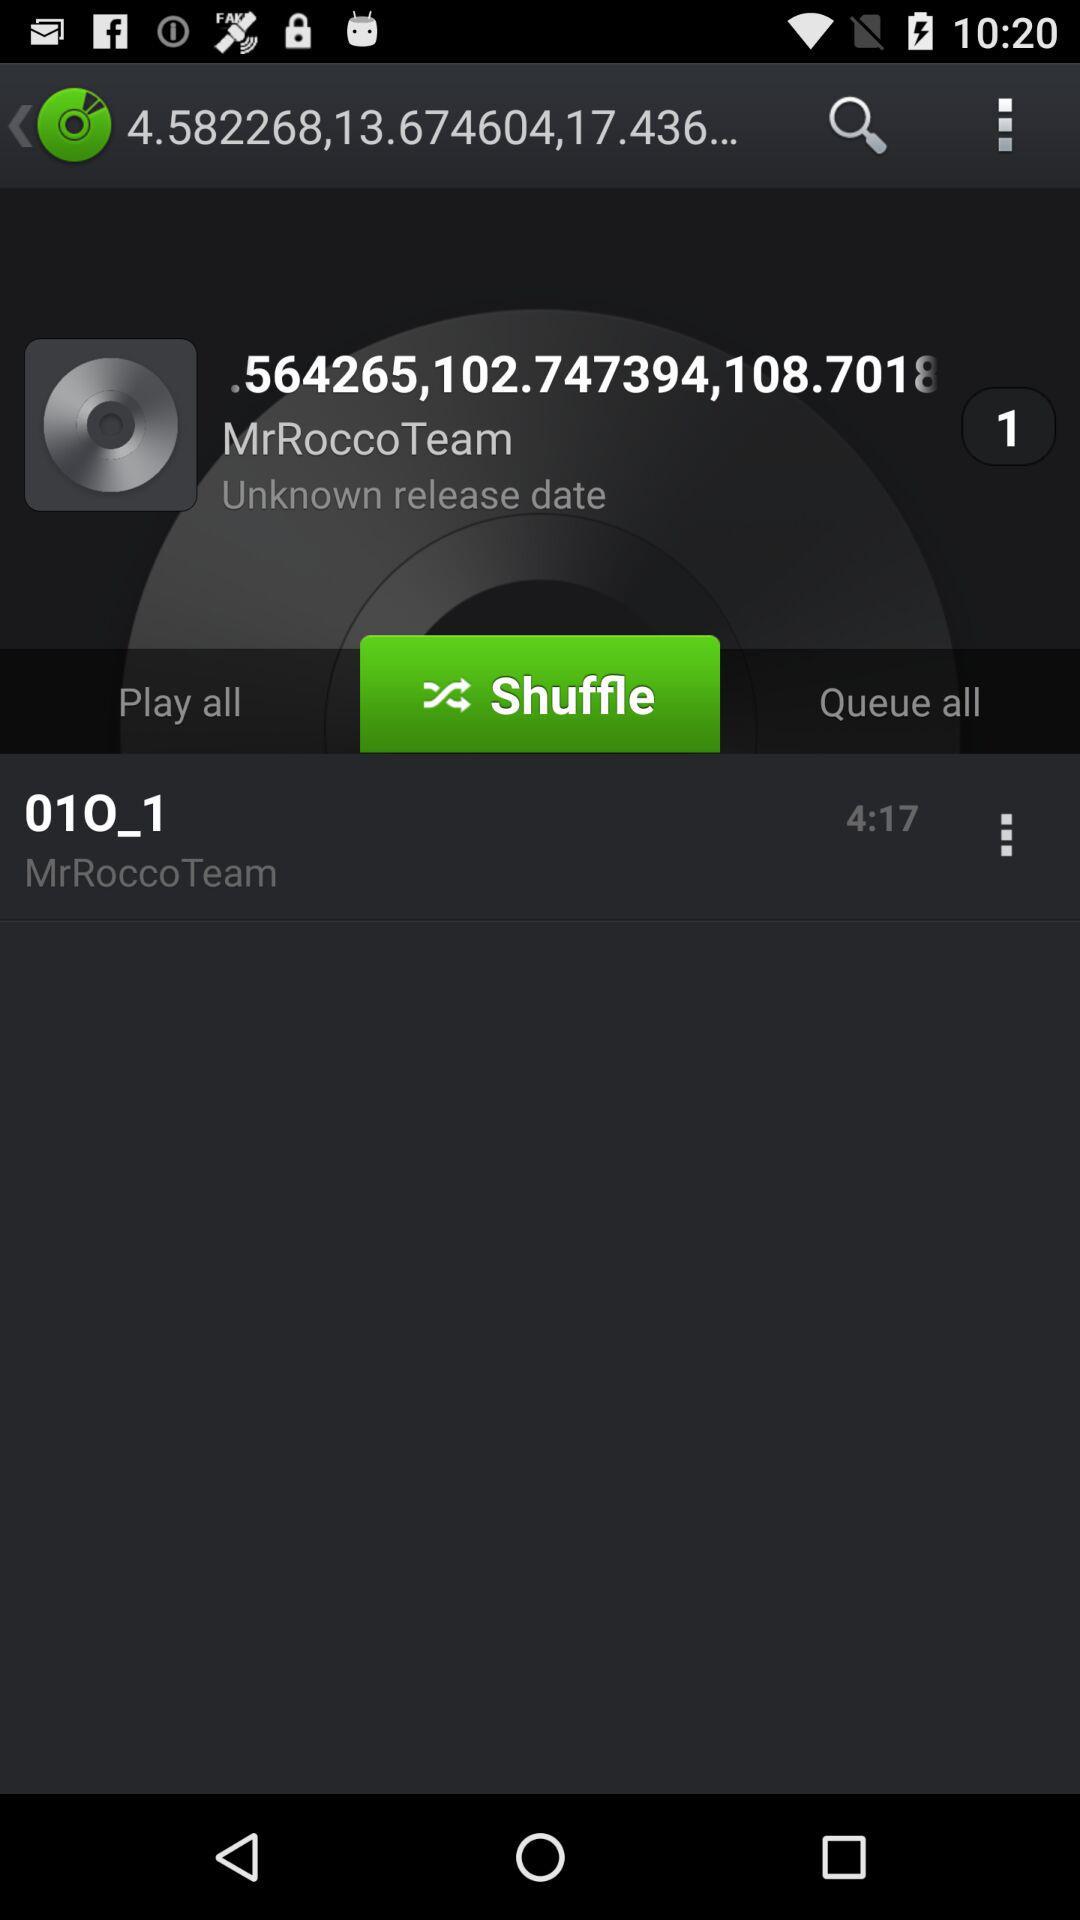 The height and width of the screenshot is (1920, 1080). What do you see at coordinates (898, 701) in the screenshot?
I see `queue all app` at bounding box center [898, 701].